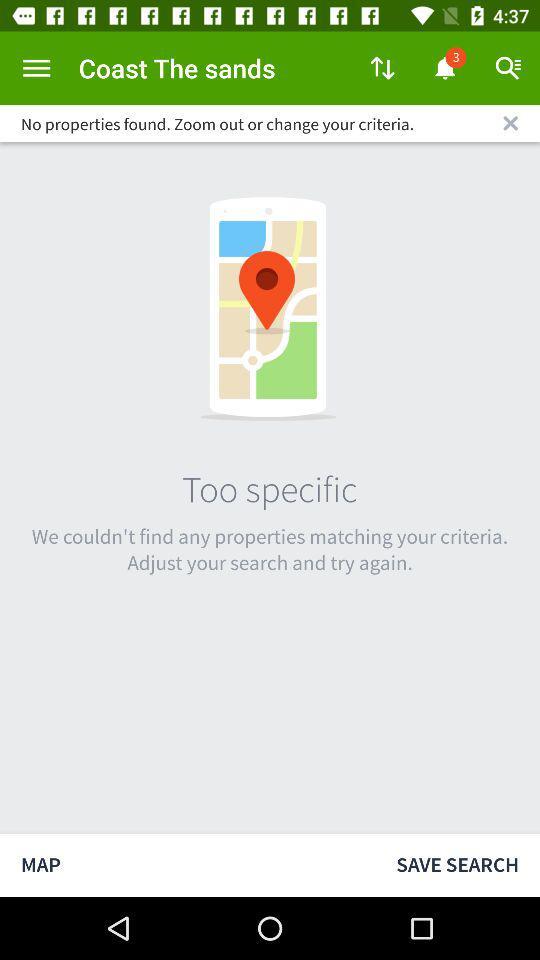 The width and height of the screenshot is (540, 960). What do you see at coordinates (36, 68) in the screenshot?
I see `menu options` at bounding box center [36, 68].